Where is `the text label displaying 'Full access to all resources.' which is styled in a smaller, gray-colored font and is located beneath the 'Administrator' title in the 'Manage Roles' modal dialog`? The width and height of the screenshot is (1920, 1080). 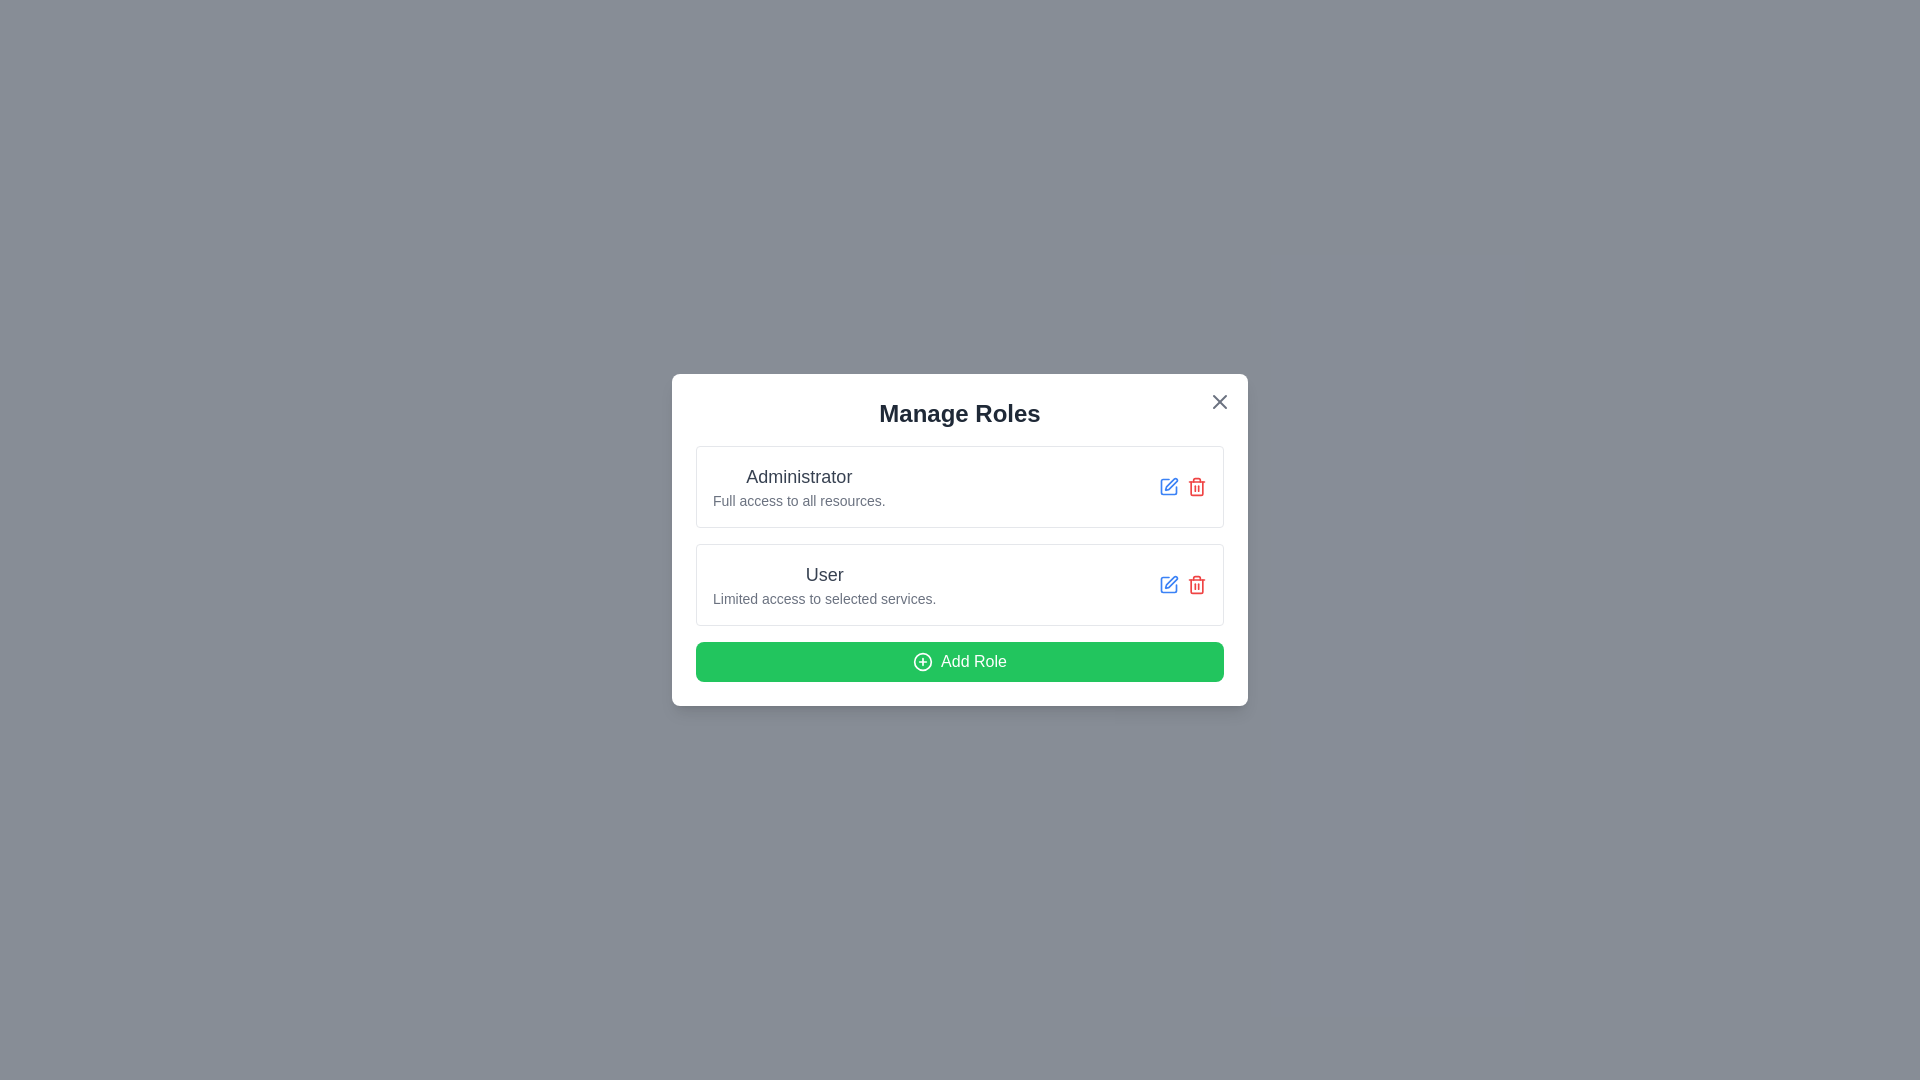 the text label displaying 'Full access to all resources.' which is styled in a smaller, gray-colored font and is located beneath the 'Administrator' title in the 'Manage Roles' modal dialog is located at coordinates (798, 500).